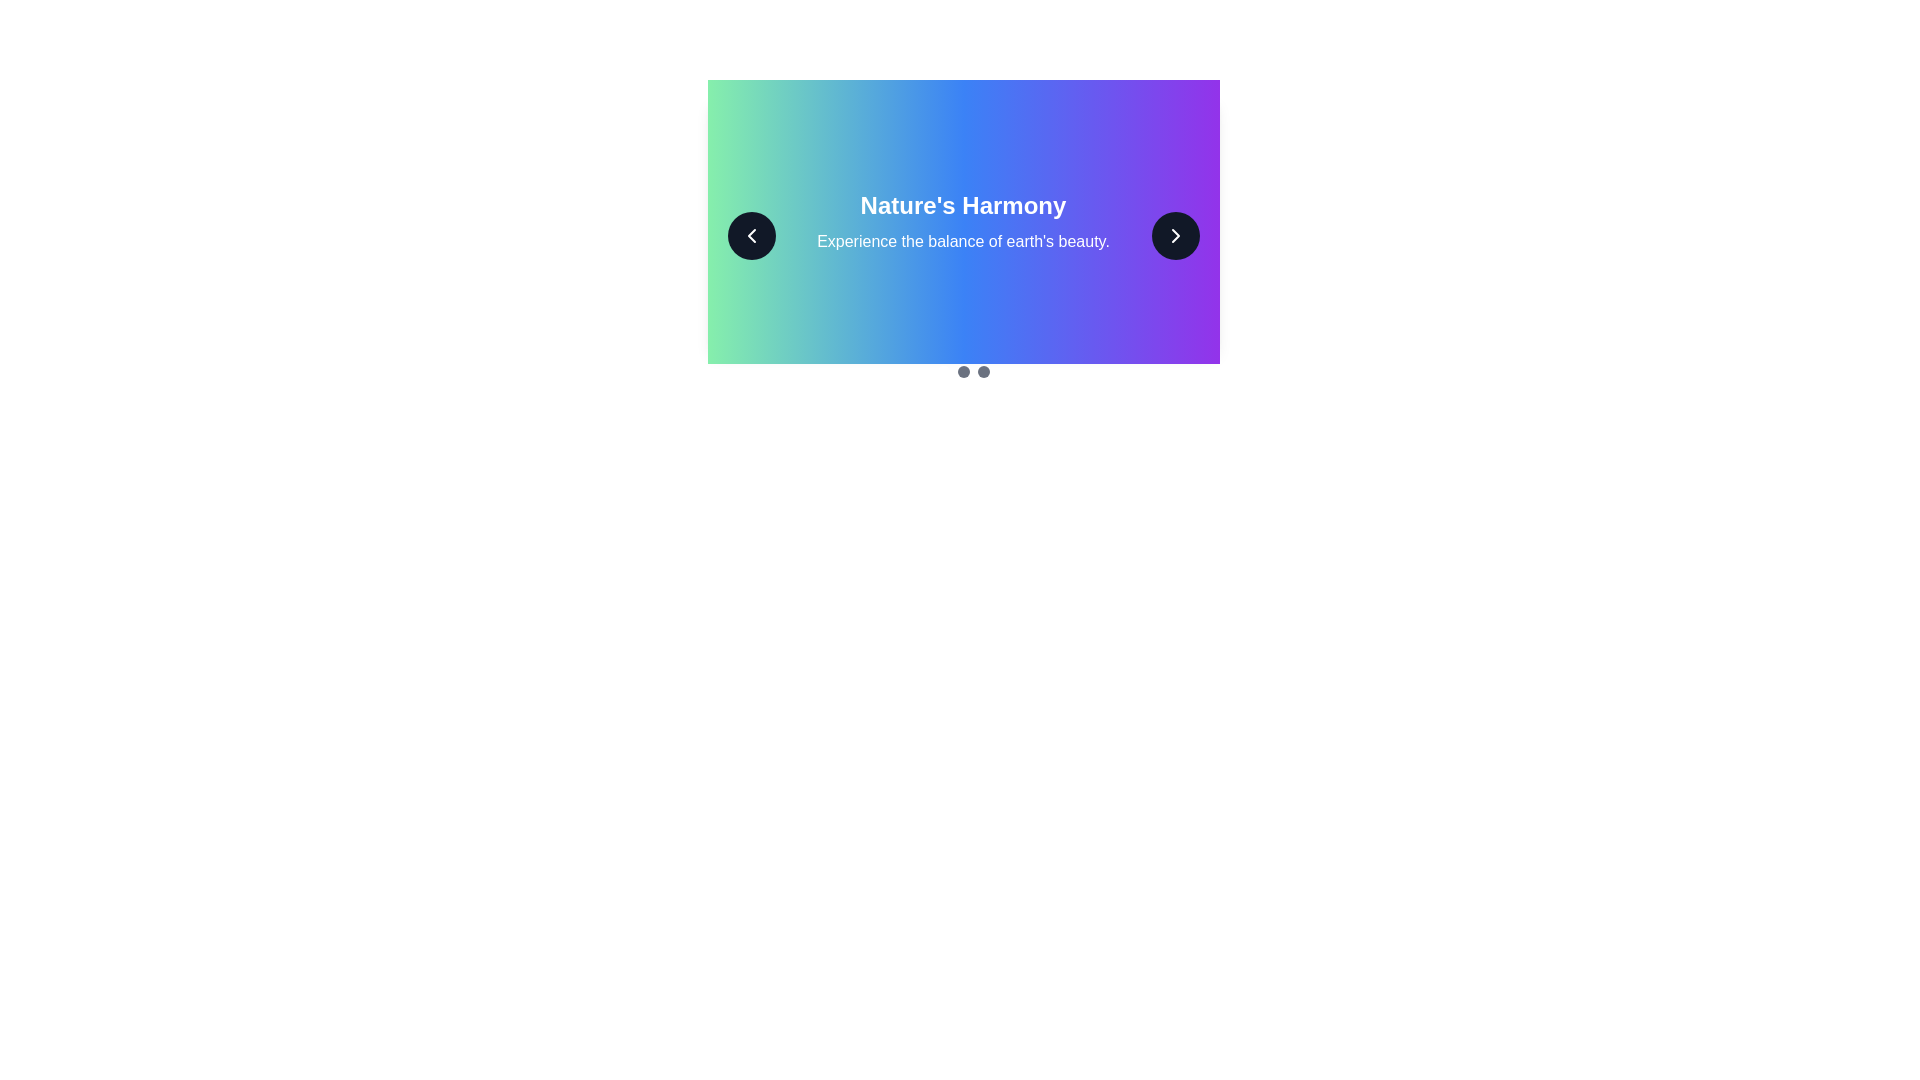 The height and width of the screenshot is (1080, 1920). I want to click on the first Carousel indicator dot, which is a small circular dot with a white background located beneath the carousel interface, so click(942, 371).